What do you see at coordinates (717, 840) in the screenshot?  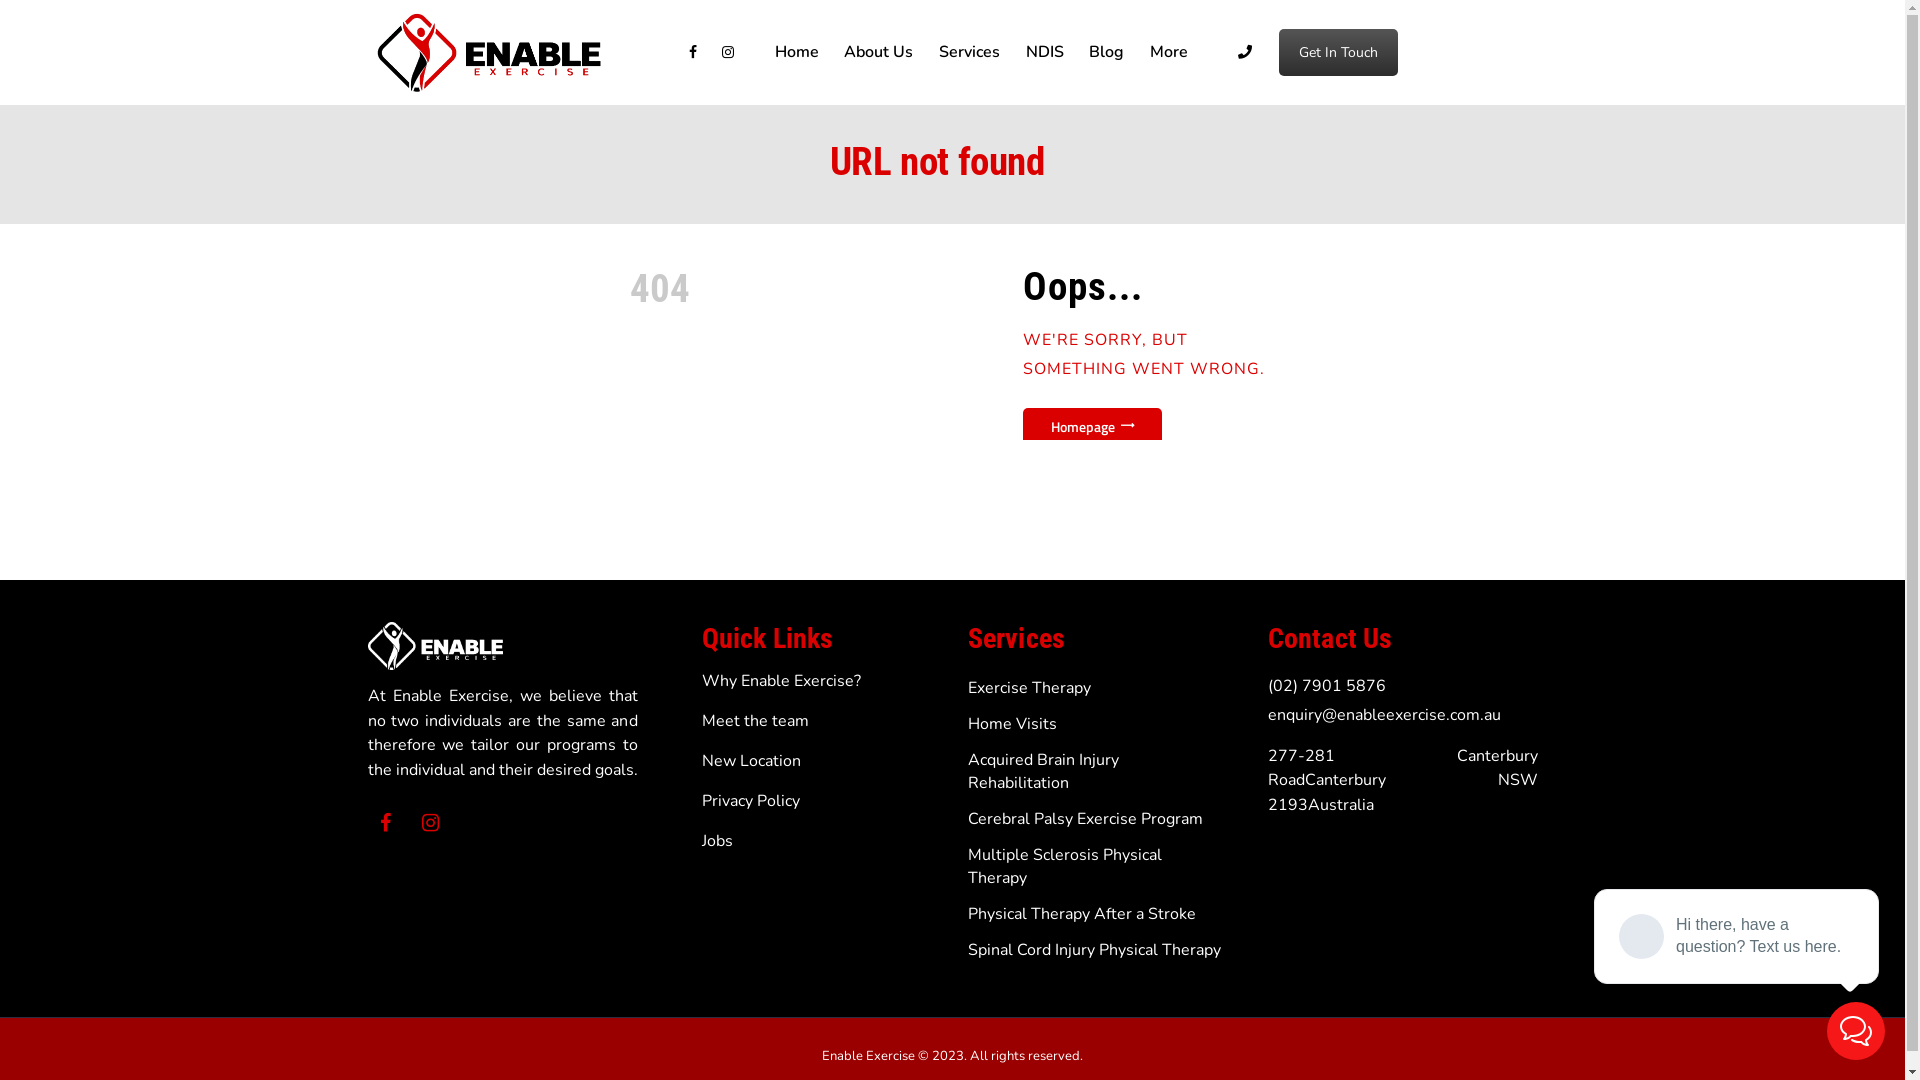 I see `'Jobs'` at bounding box center [717, 840].